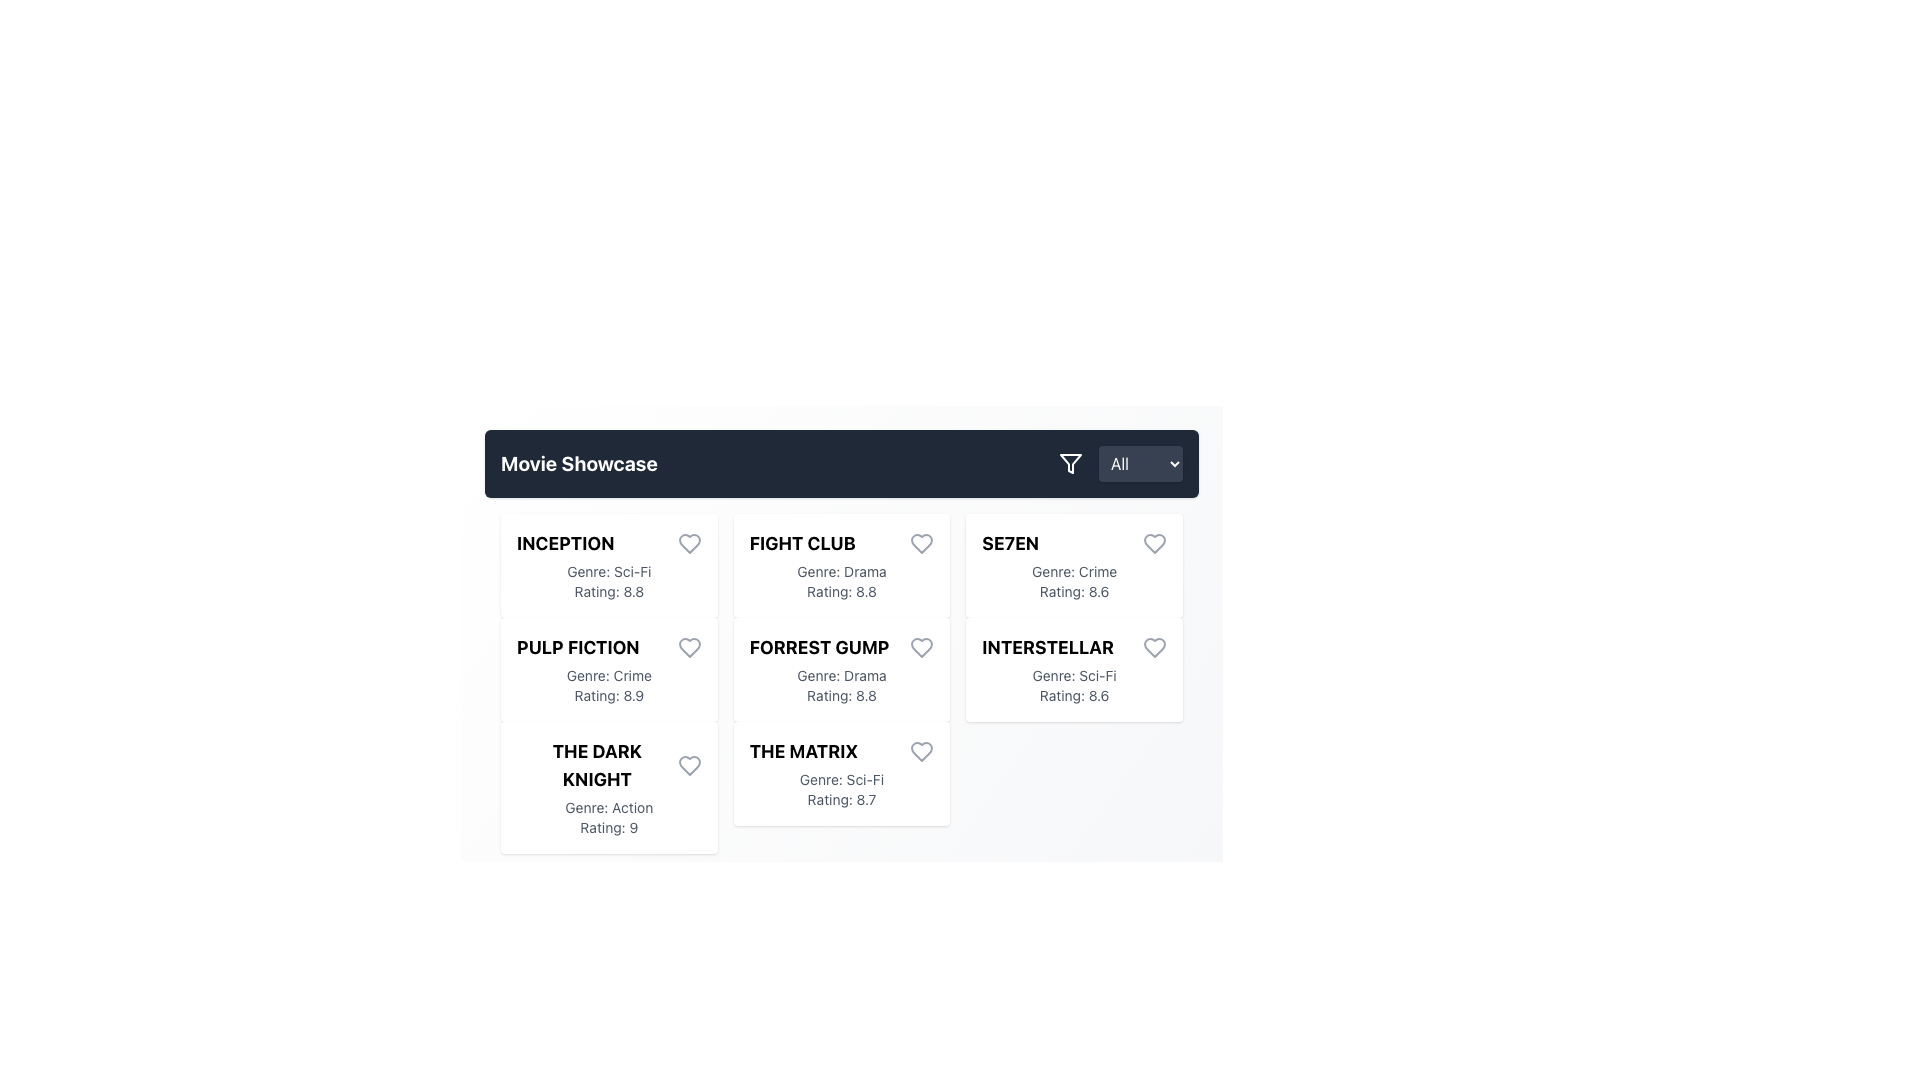 This screenshot has height=1080, width=1920. Describe the element at coordinates (1097, 675) in the screenshot. I see `the genre descriptor text label for the movie 'Interstellar', which is located under the title 'INTERSTELLAR' and above the rating '8.6'` at that location.